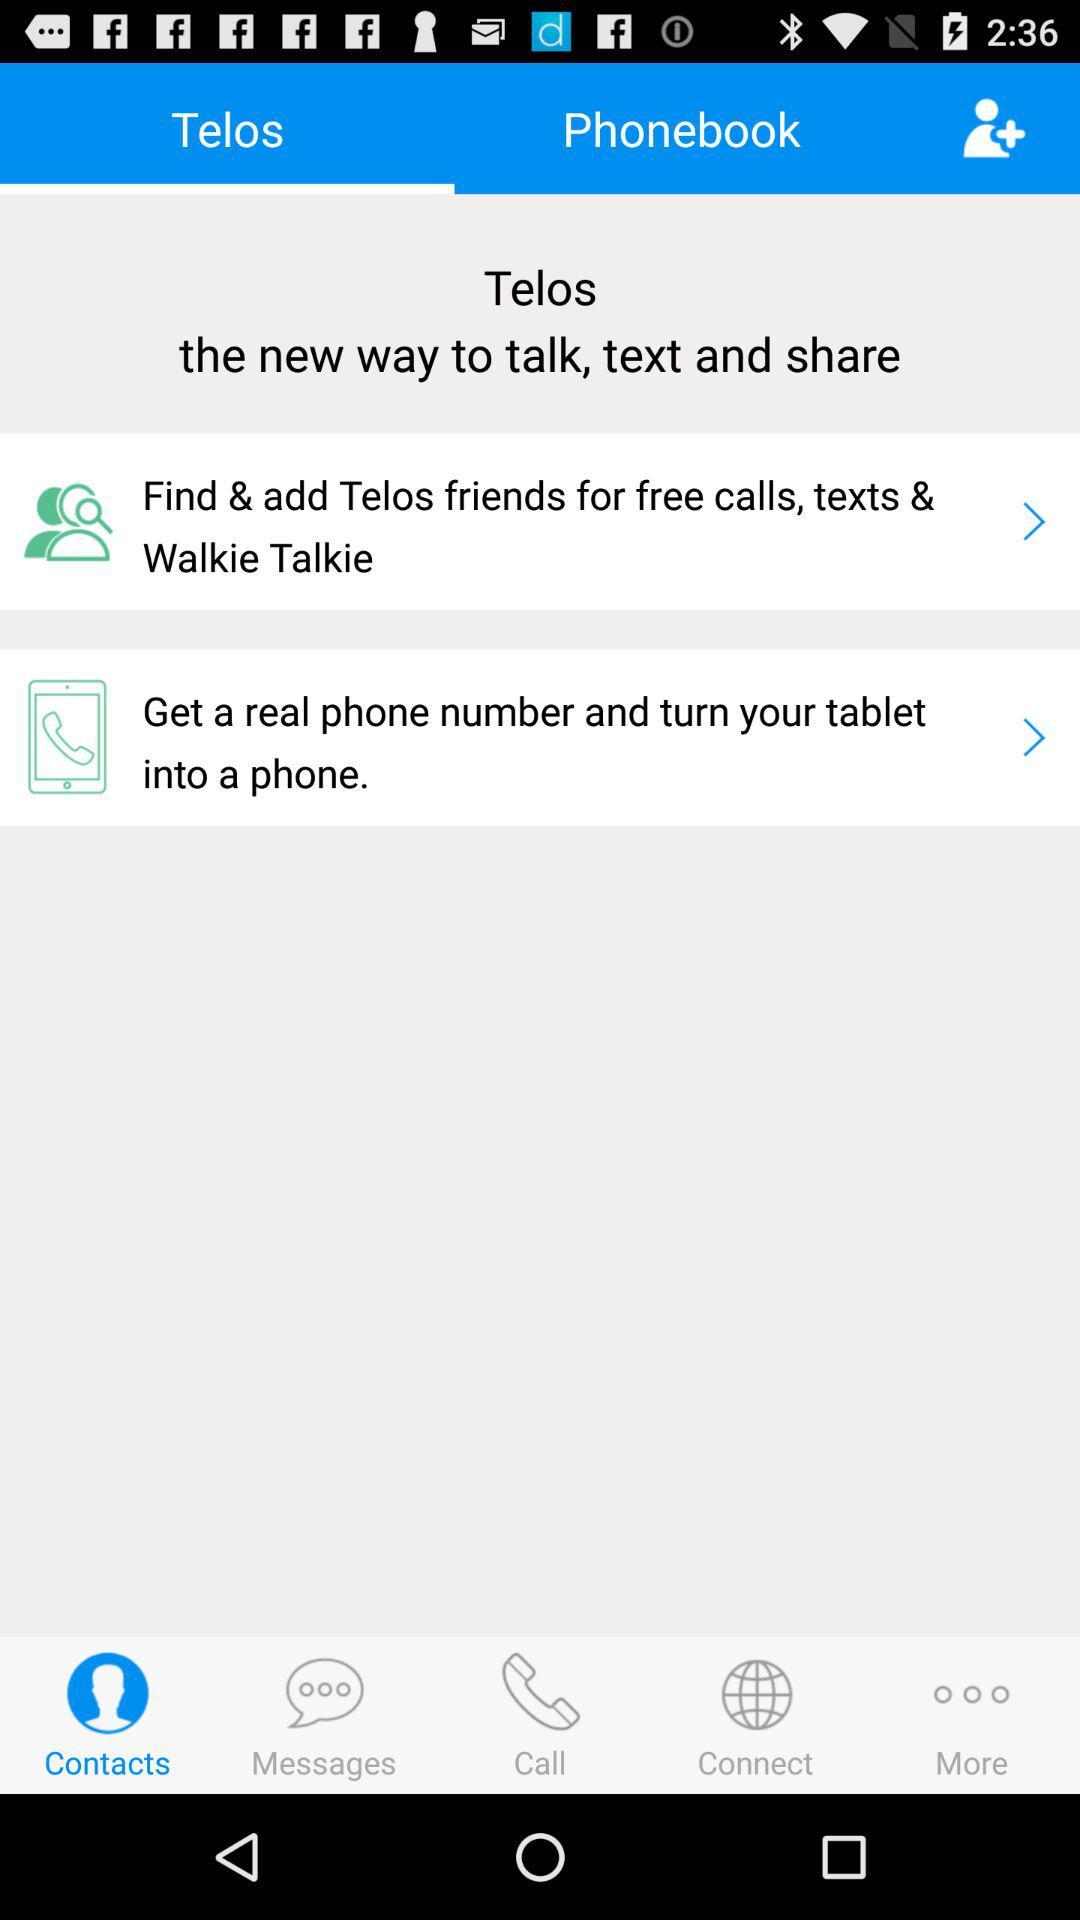 Image resolution: width=1080 pixels, height=1920 pixels. I want to click on the item above find add telos icon, so click(540, 320).